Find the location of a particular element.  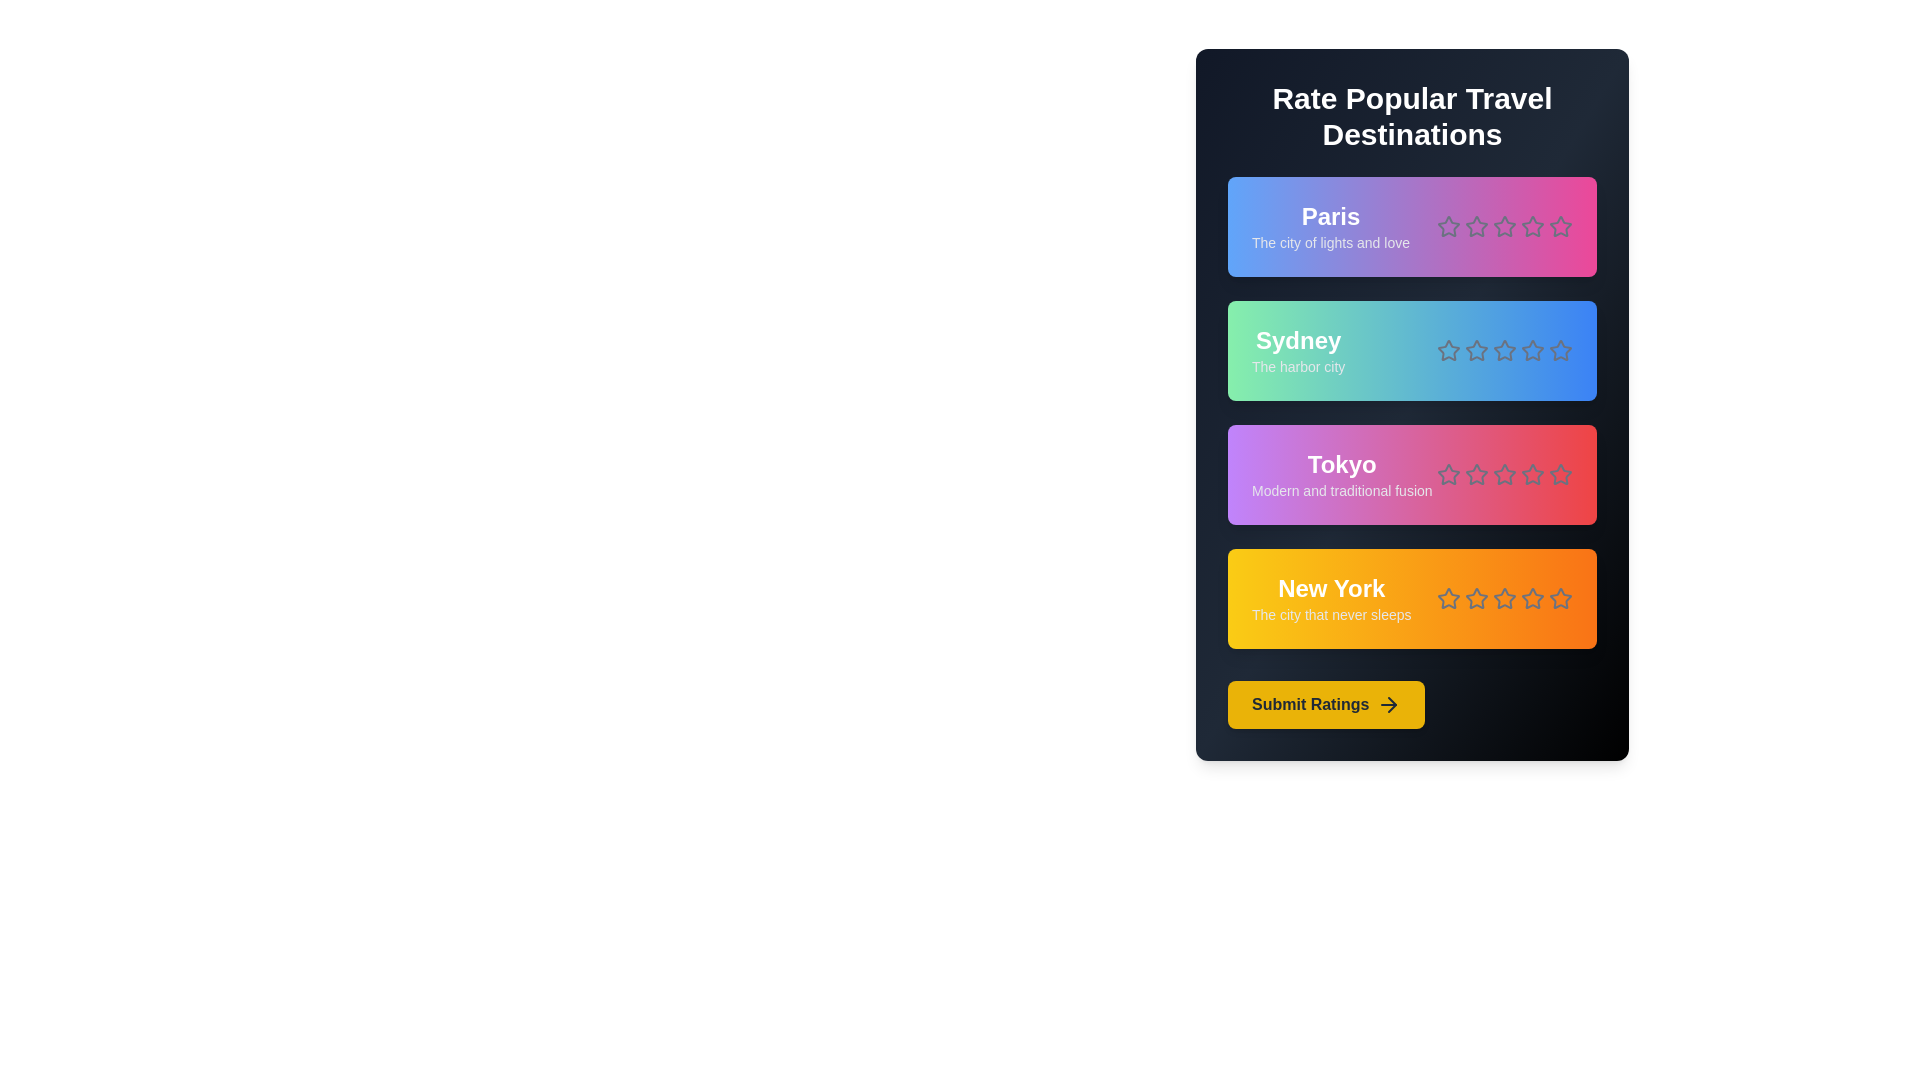

the rating for a destination to 2 stars is located at coordinates (1477, 226).